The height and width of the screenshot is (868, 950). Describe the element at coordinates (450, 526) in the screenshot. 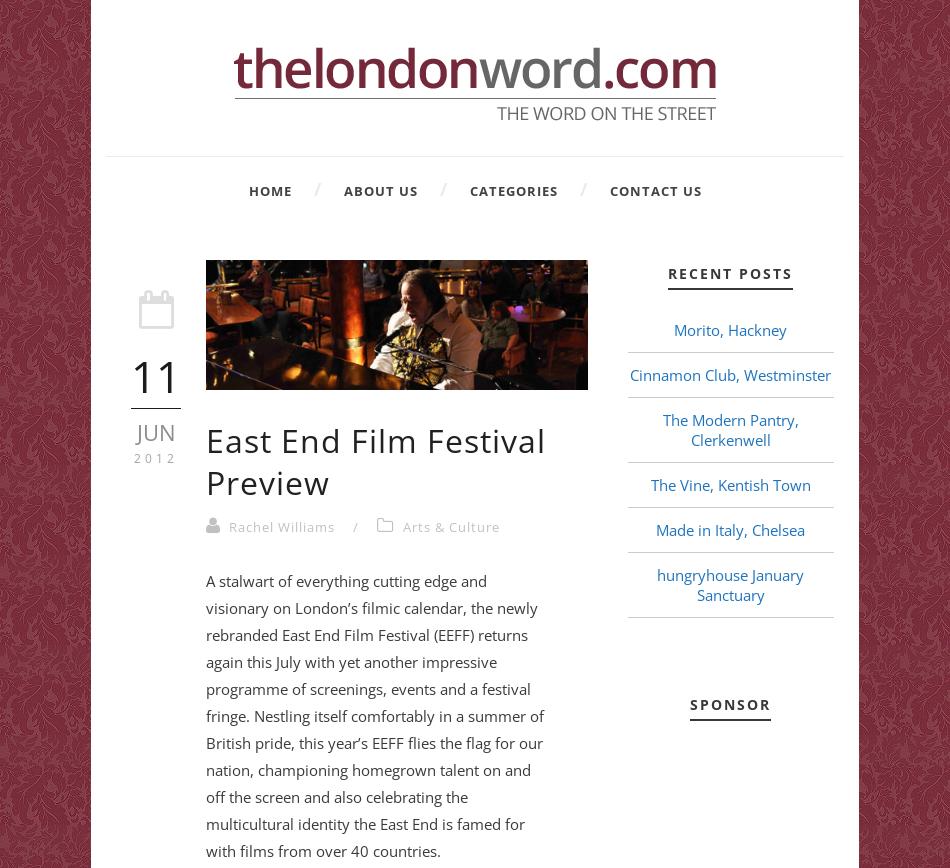

I see `'Arts & Culture'` at that location.